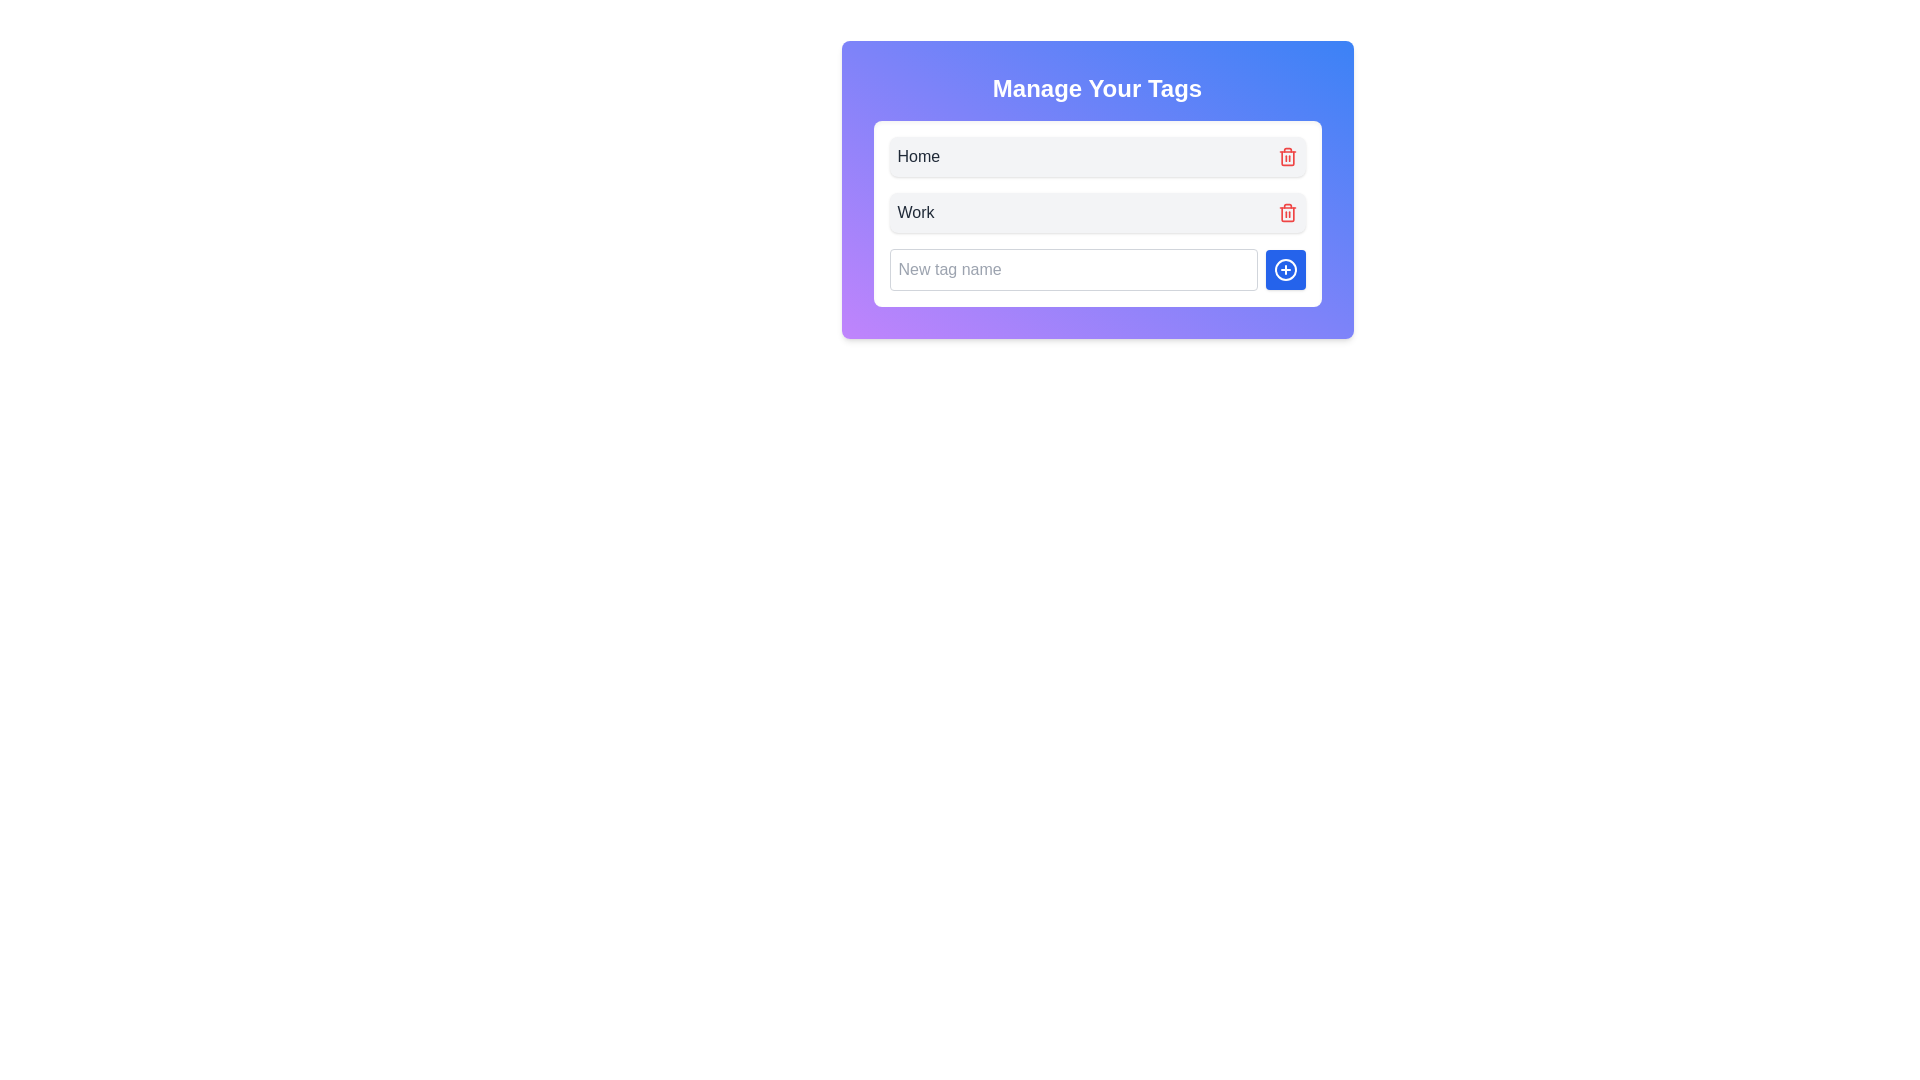 This screenshot has width=1920, height=1080. Describe the element at coordinates (1285, 270) in the screenshot. I see `the add tag icon located at the bottom-right of the 'Manage Your Tags' box` at that location.